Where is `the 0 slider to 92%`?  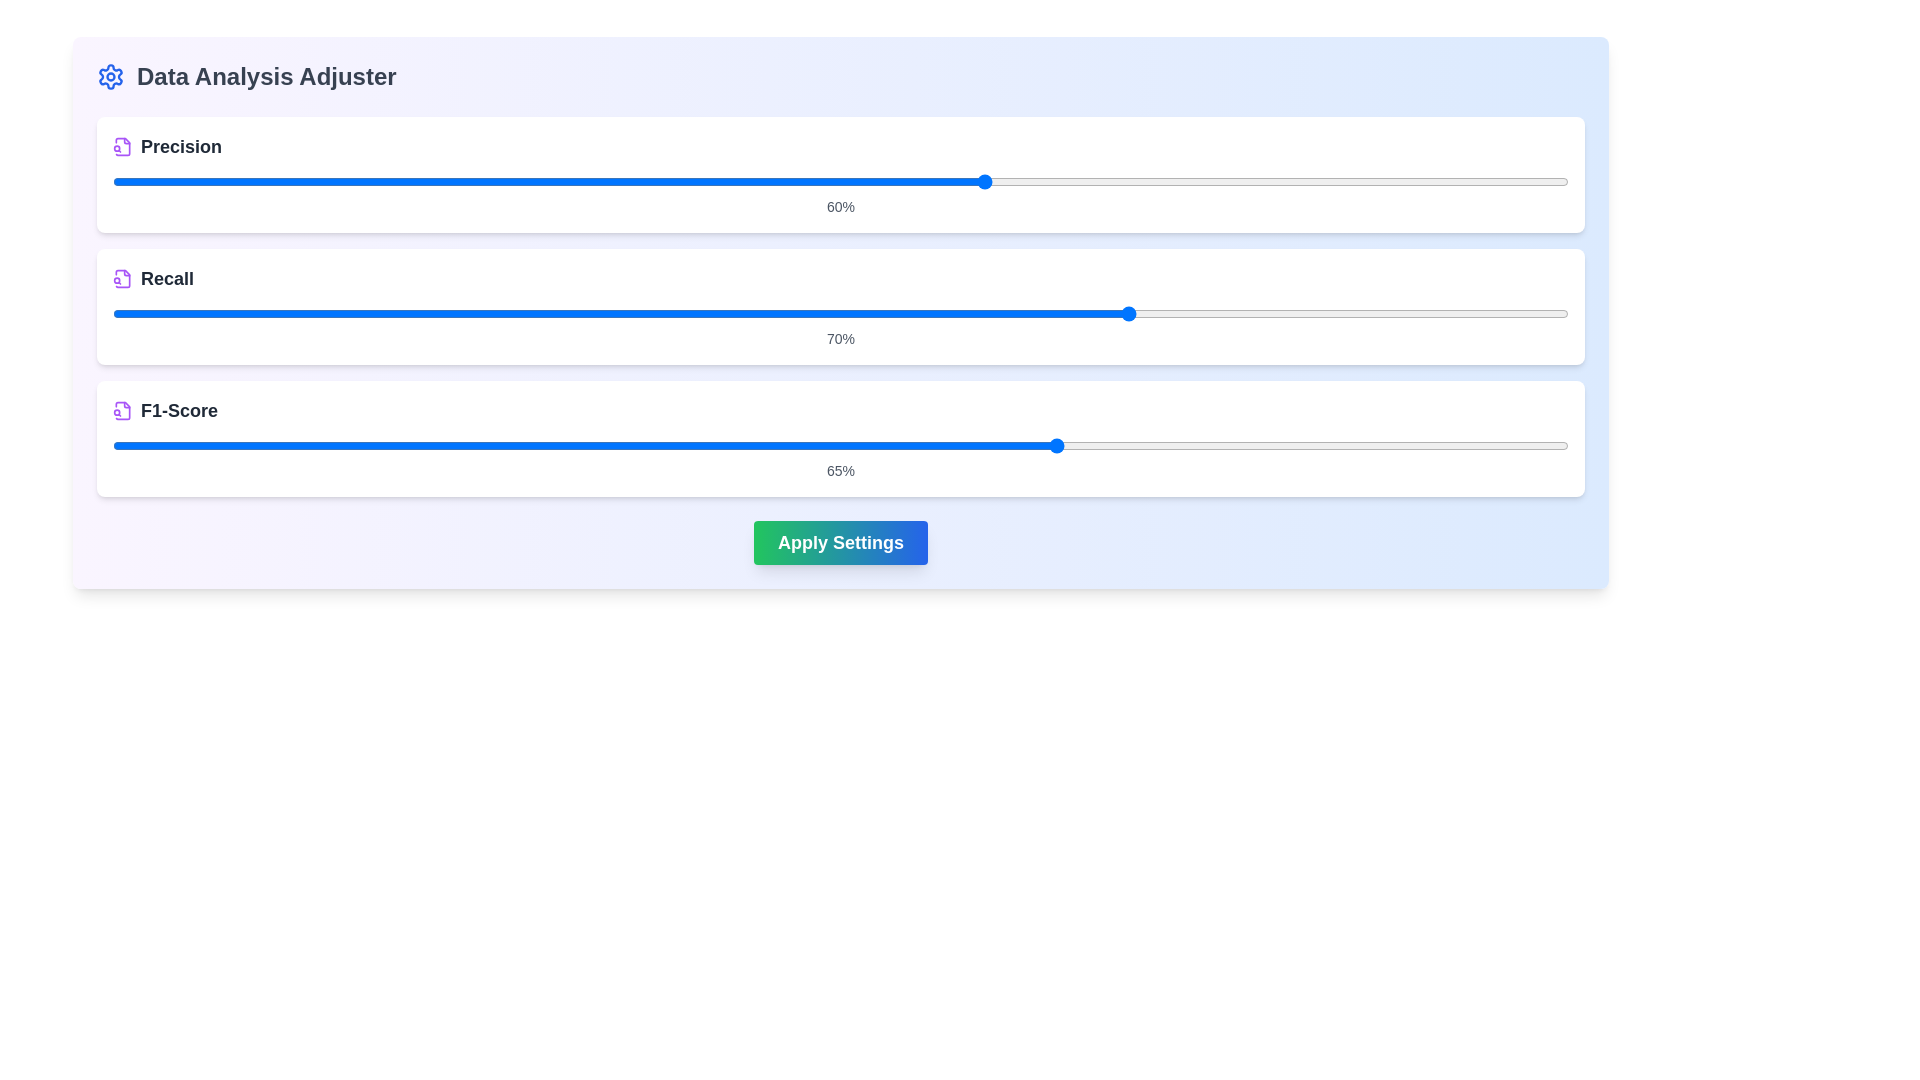 the 0 slider to 92% is located at coordinates (1510, 181).